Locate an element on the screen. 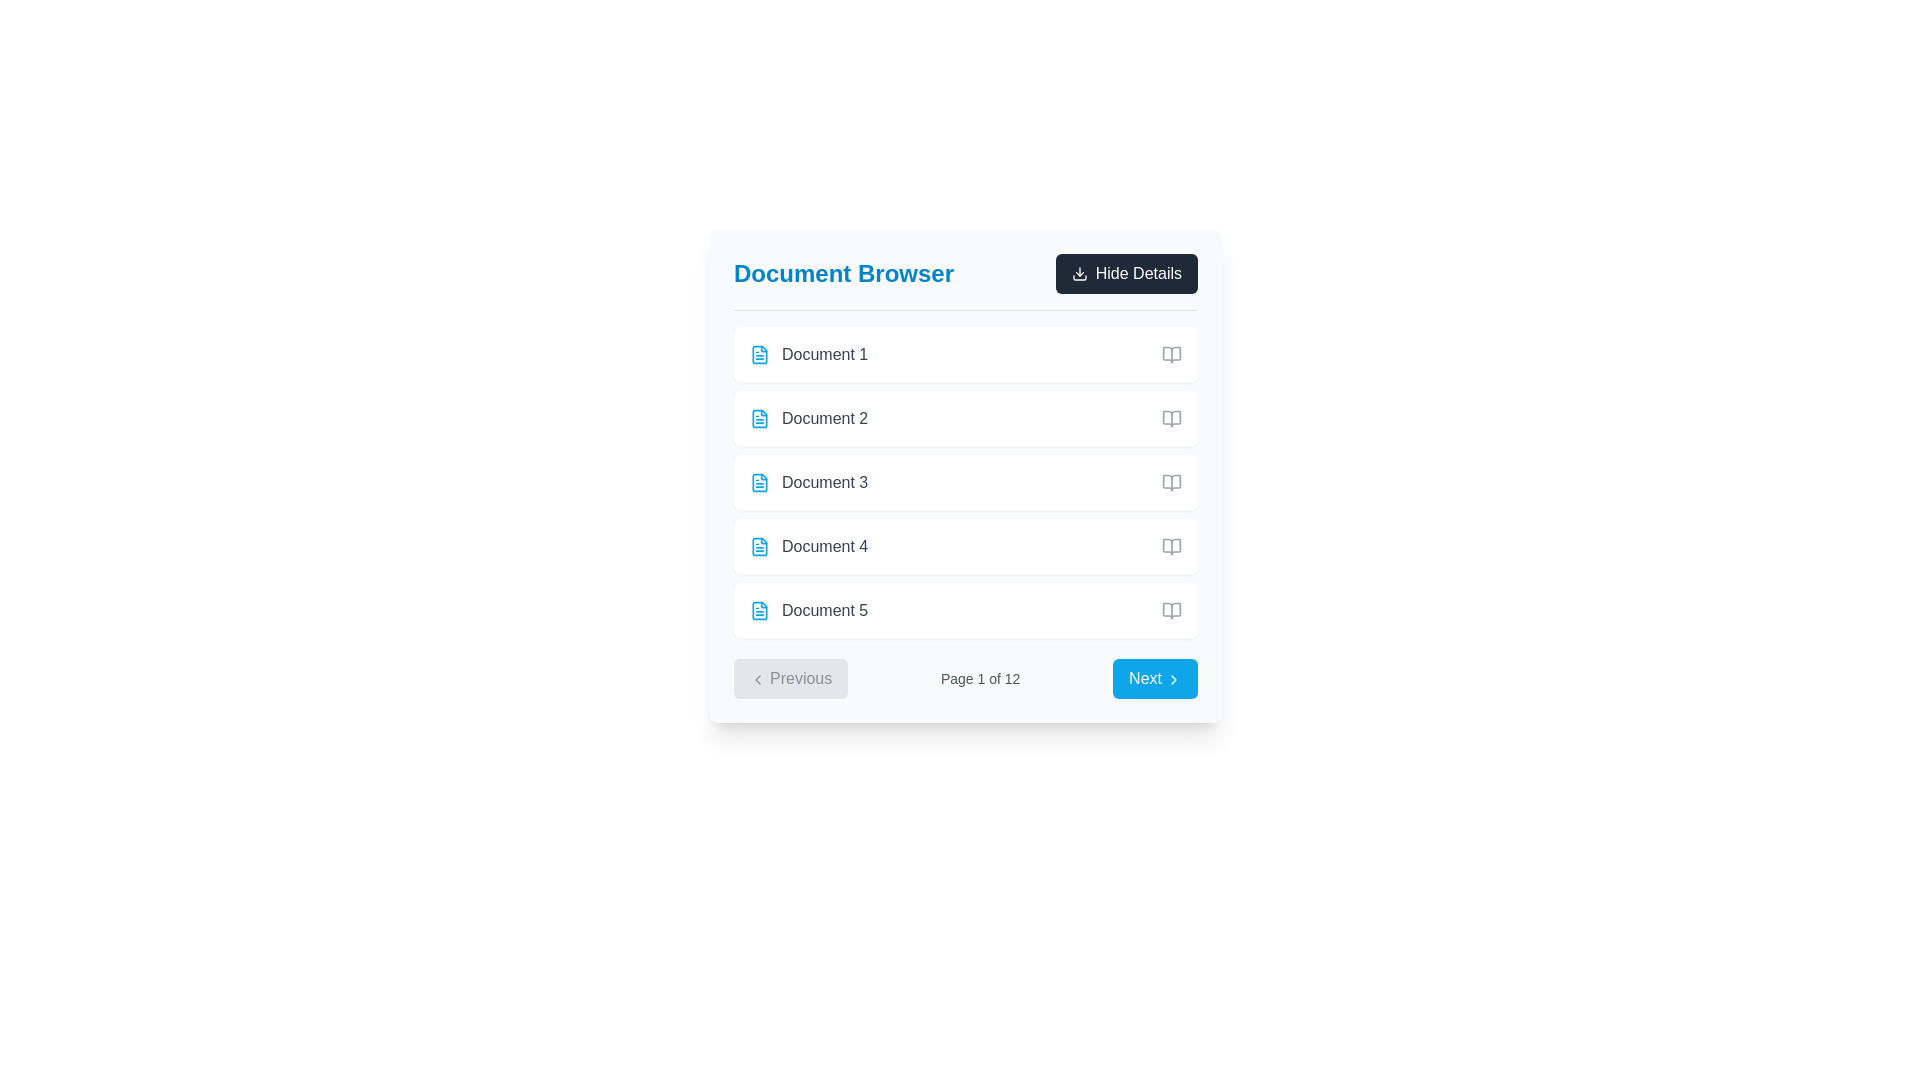 The image size is (1920, 1080). the blue 'Next' button with white text and a right-pointing chevron icon to observe the hover effect is located at coordinates (1155, 677).